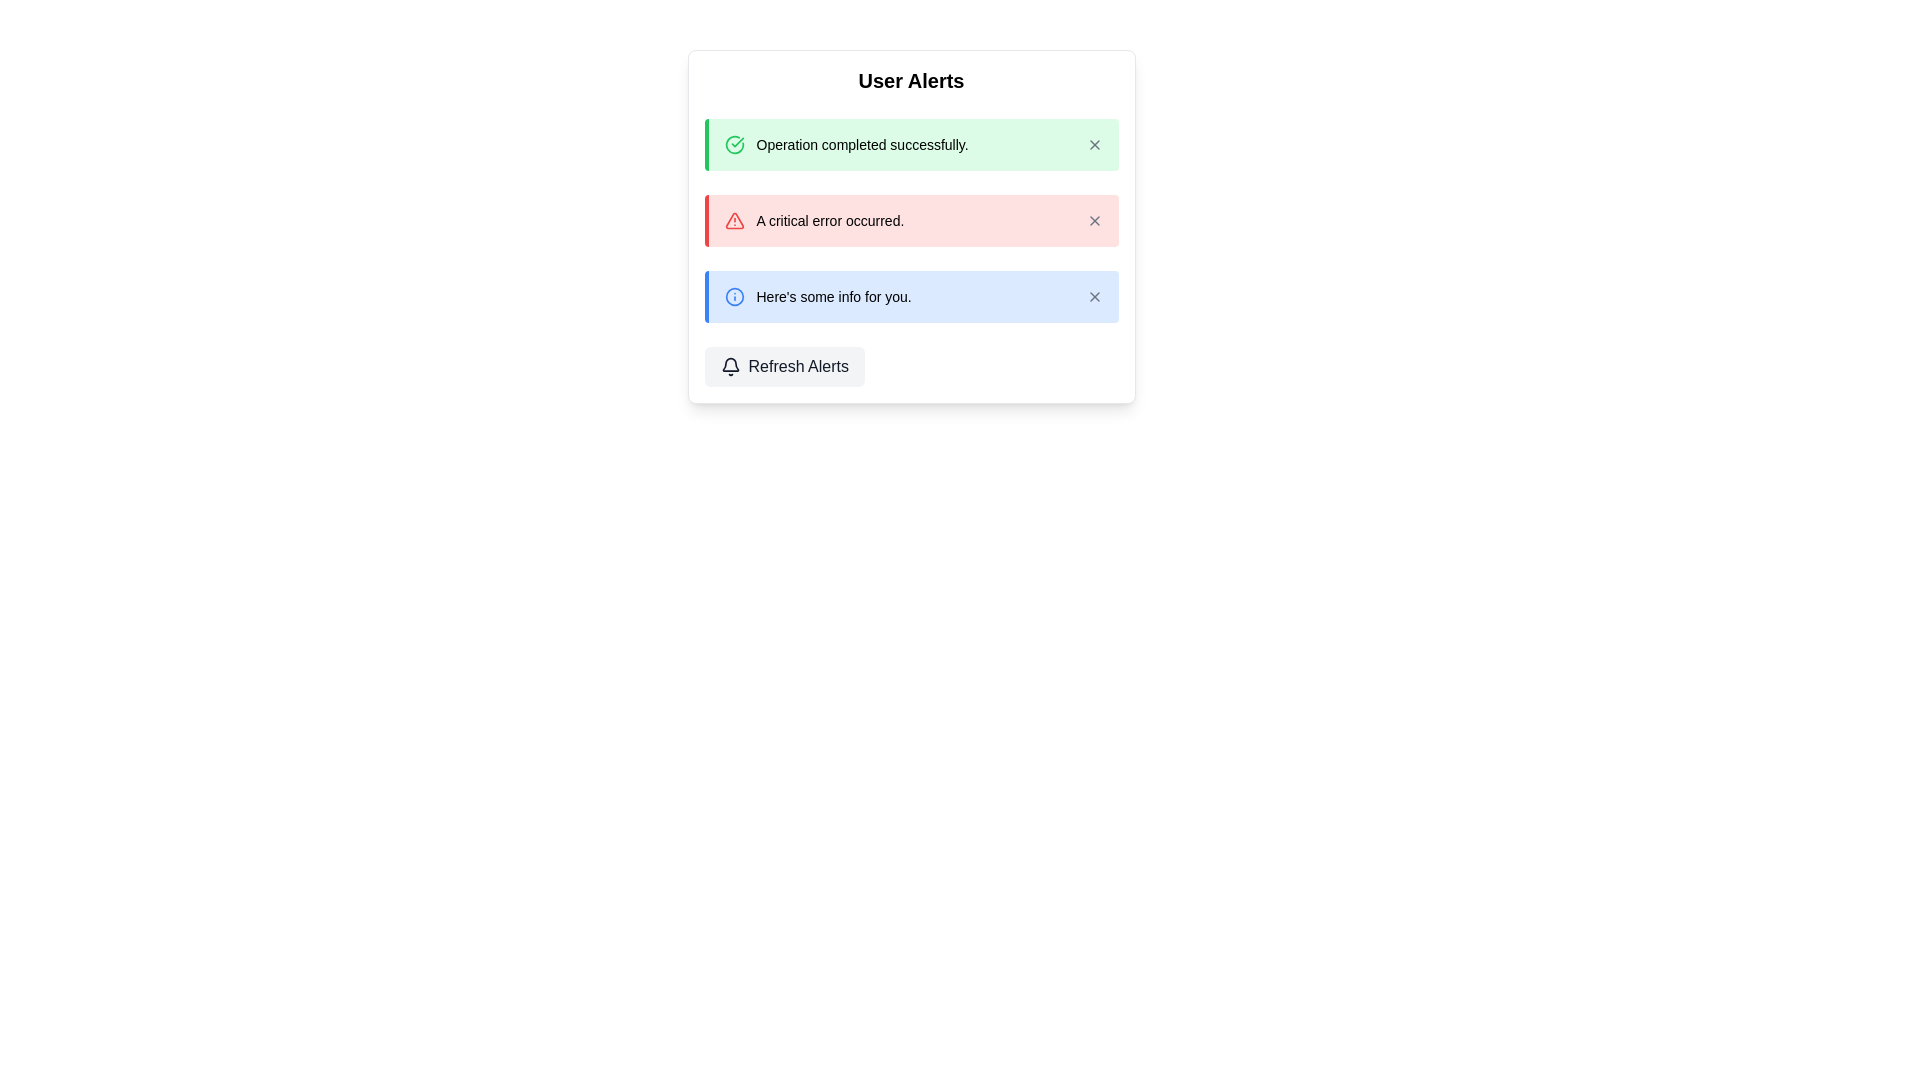  I want to click on the dismiss button located in the top-right corner of the blue information alert box, which contains the text 'Here's some info for you.', so click(1093, 297).